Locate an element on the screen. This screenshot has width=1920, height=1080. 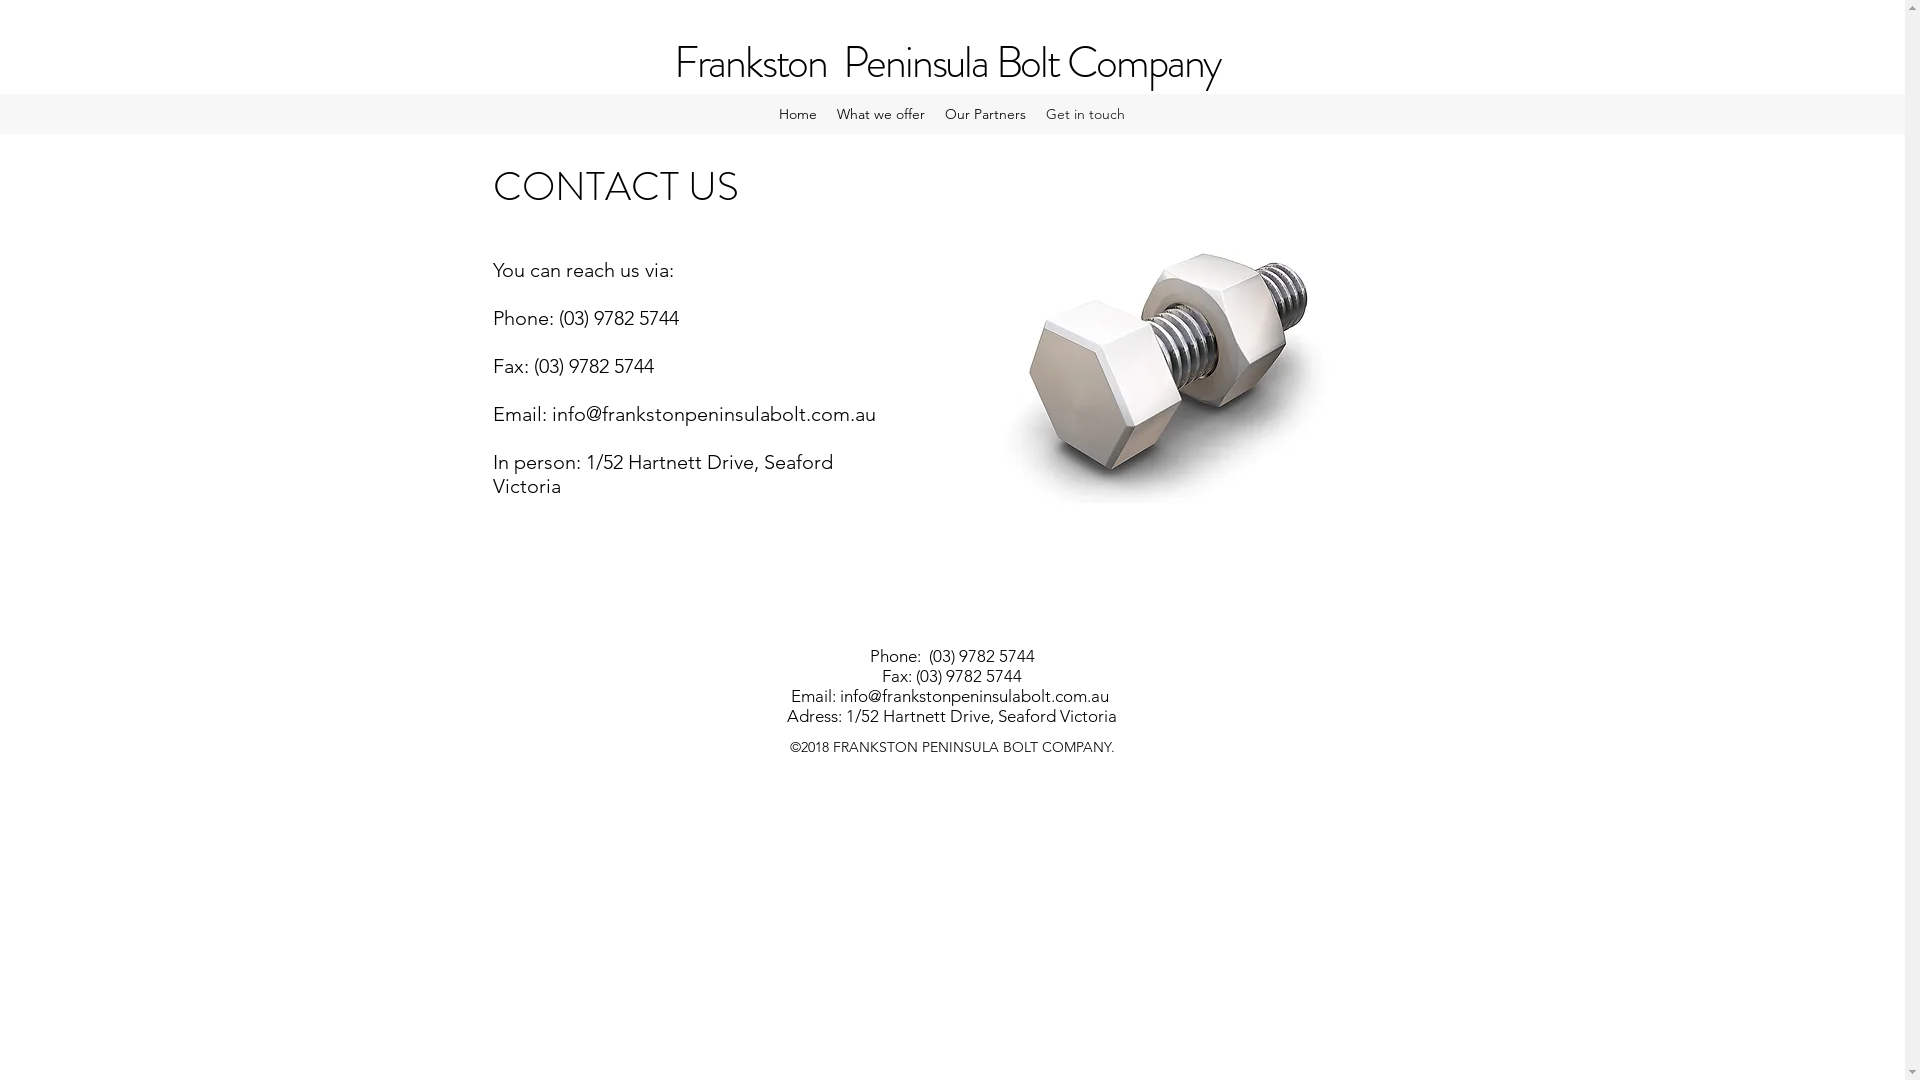
'info@frankstonpeninsulabolt.com.au' is located at coordinates (552, 412).